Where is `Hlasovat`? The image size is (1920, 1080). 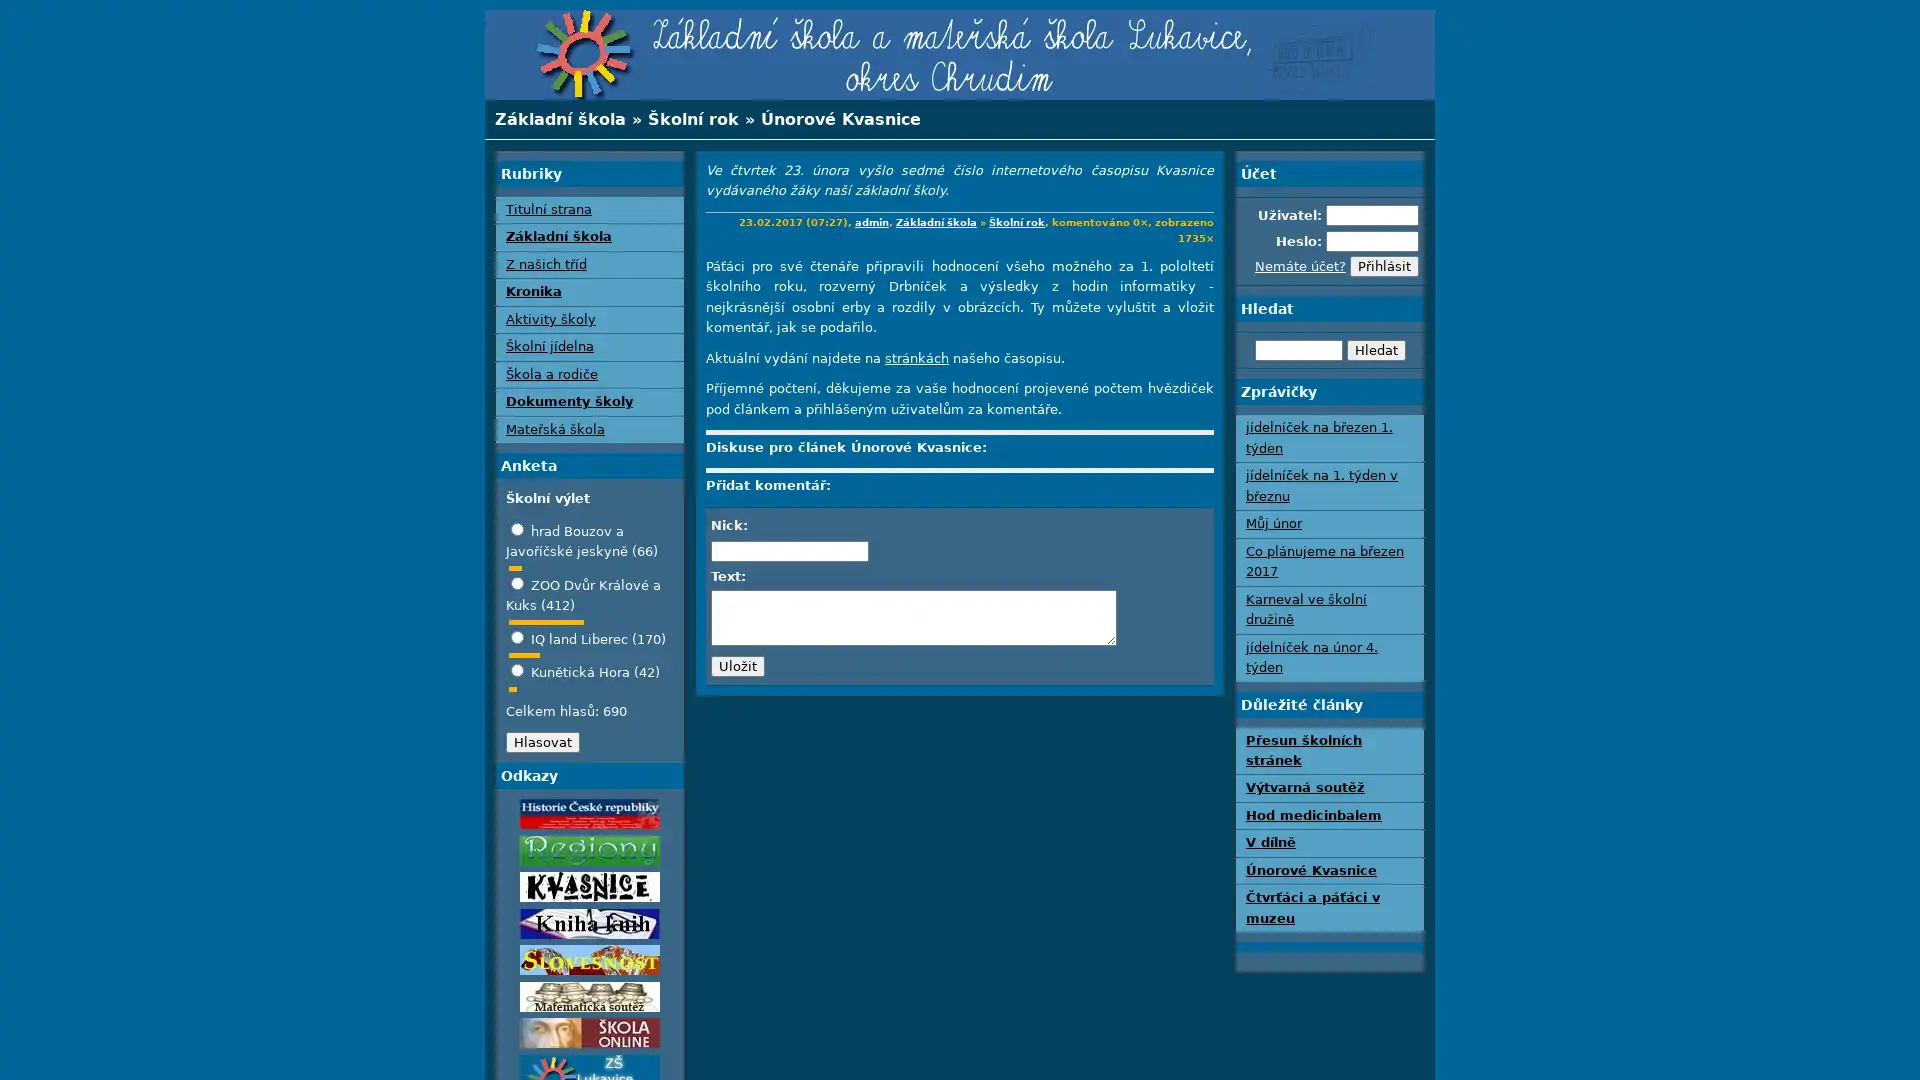 Hlasovat is located at coordinates (542, 741).